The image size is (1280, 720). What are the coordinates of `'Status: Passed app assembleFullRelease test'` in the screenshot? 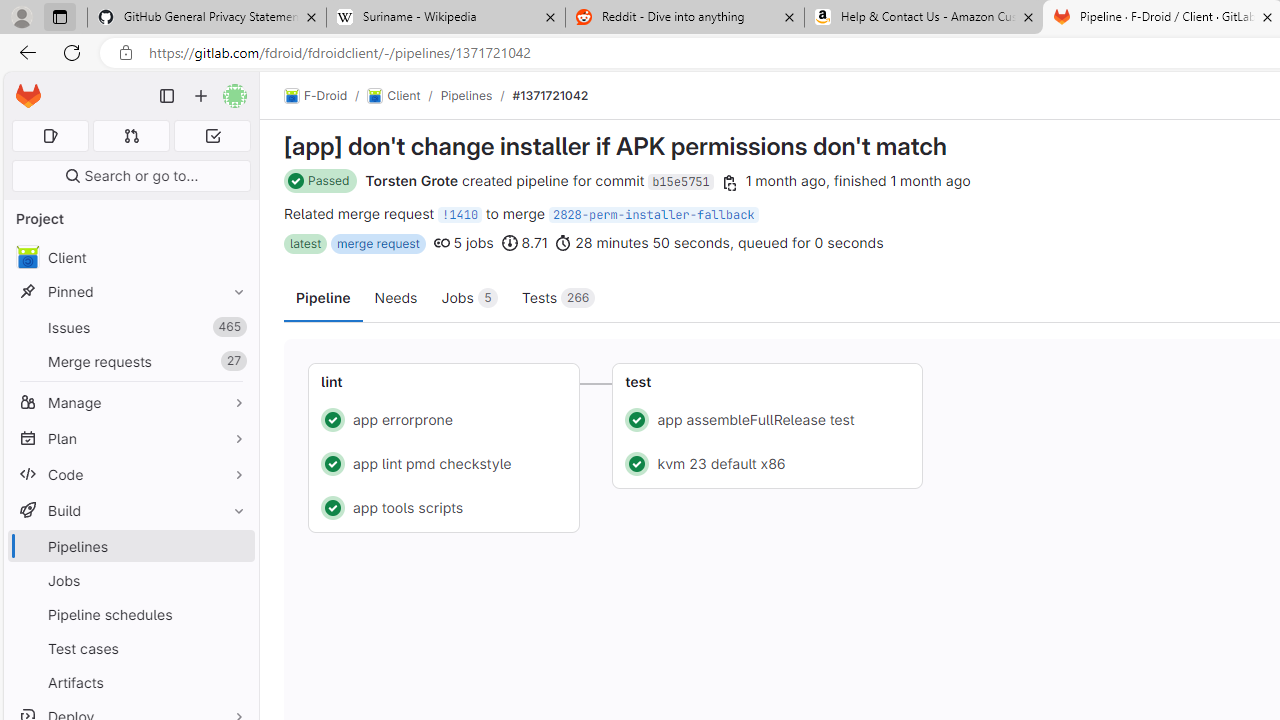 It's located at (767, 418).